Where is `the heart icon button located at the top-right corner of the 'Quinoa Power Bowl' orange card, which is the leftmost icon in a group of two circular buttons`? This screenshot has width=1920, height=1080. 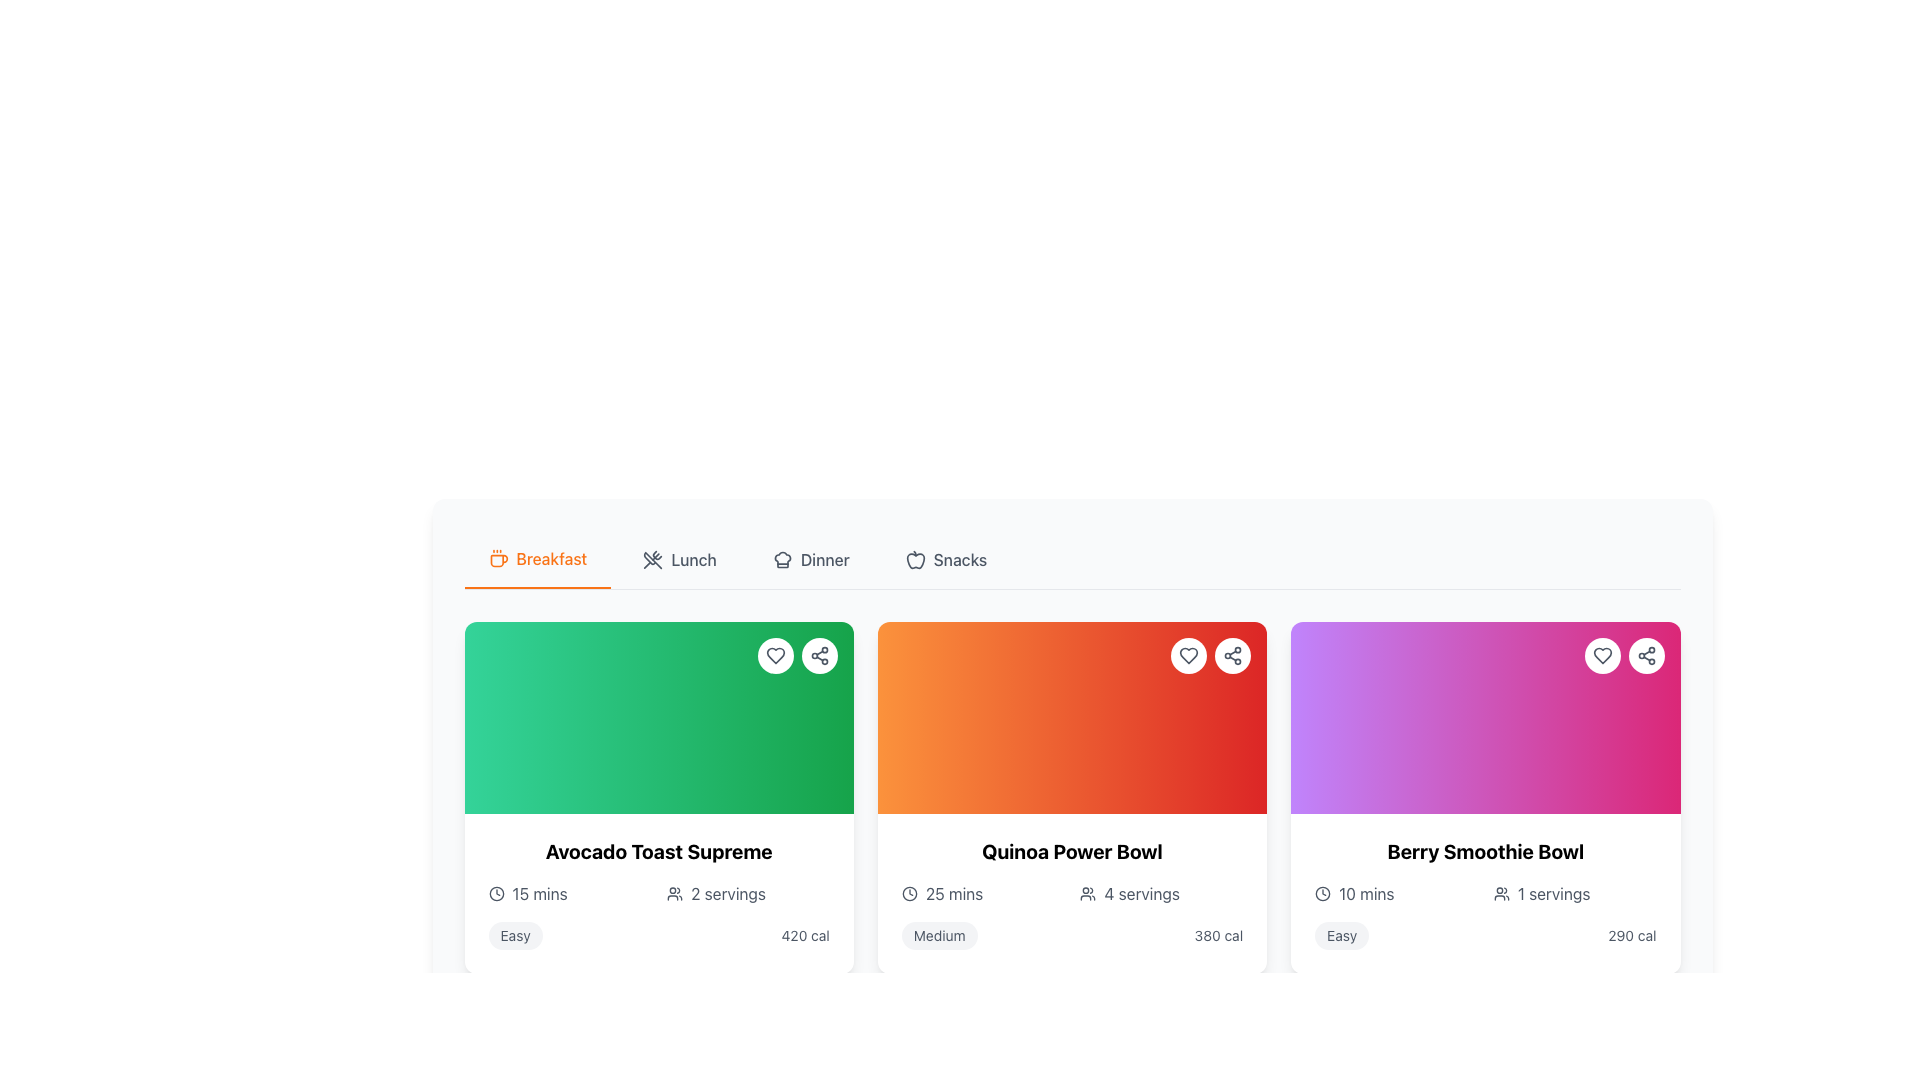 the heart icon button located at the top-right corner of the 'Quinoa Power Bowl' orange card, which is the leftmost icon in a group of two circular buttons is located at coordinates (1189, 655).